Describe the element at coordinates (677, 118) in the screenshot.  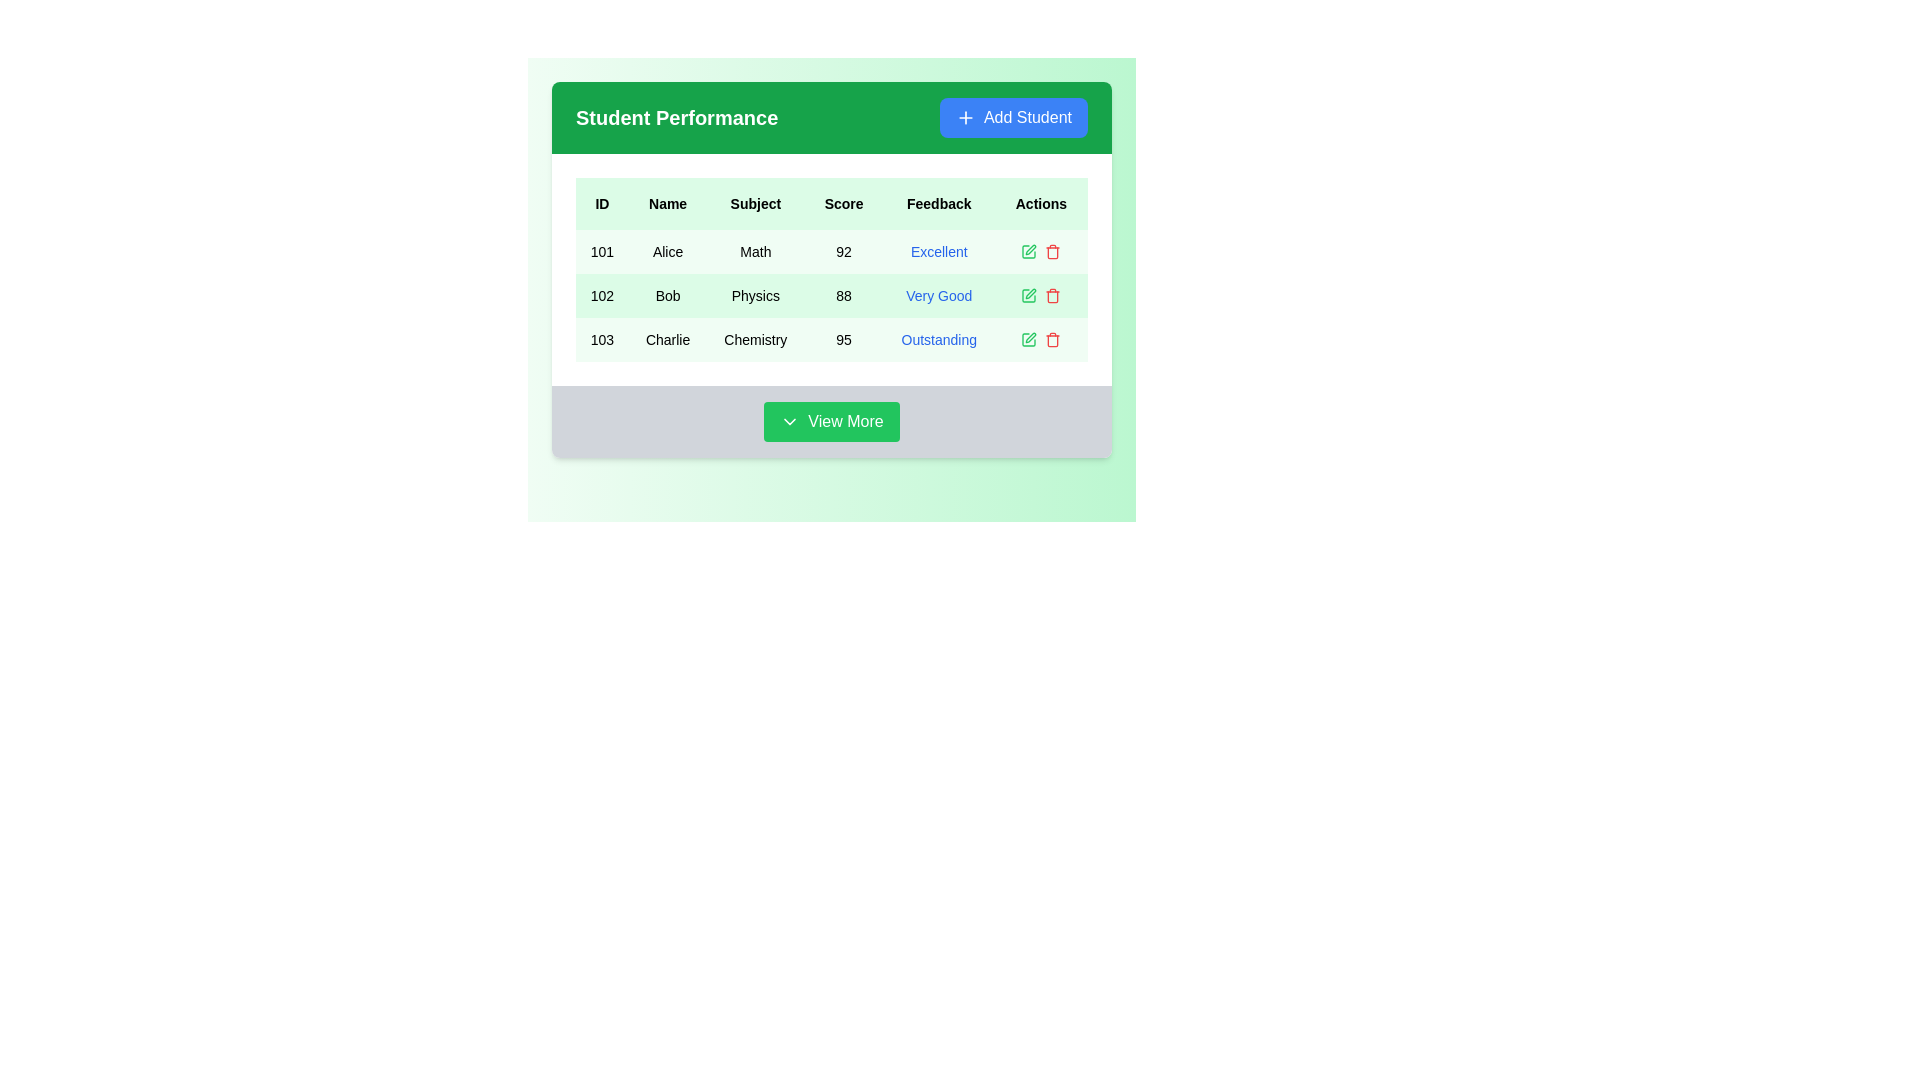
I see `the 'Student Performance' text label, which is a bold, larger font title displayed in white on a green background, located at the top-left of the header section next to the 'Add Student' button` at that location.